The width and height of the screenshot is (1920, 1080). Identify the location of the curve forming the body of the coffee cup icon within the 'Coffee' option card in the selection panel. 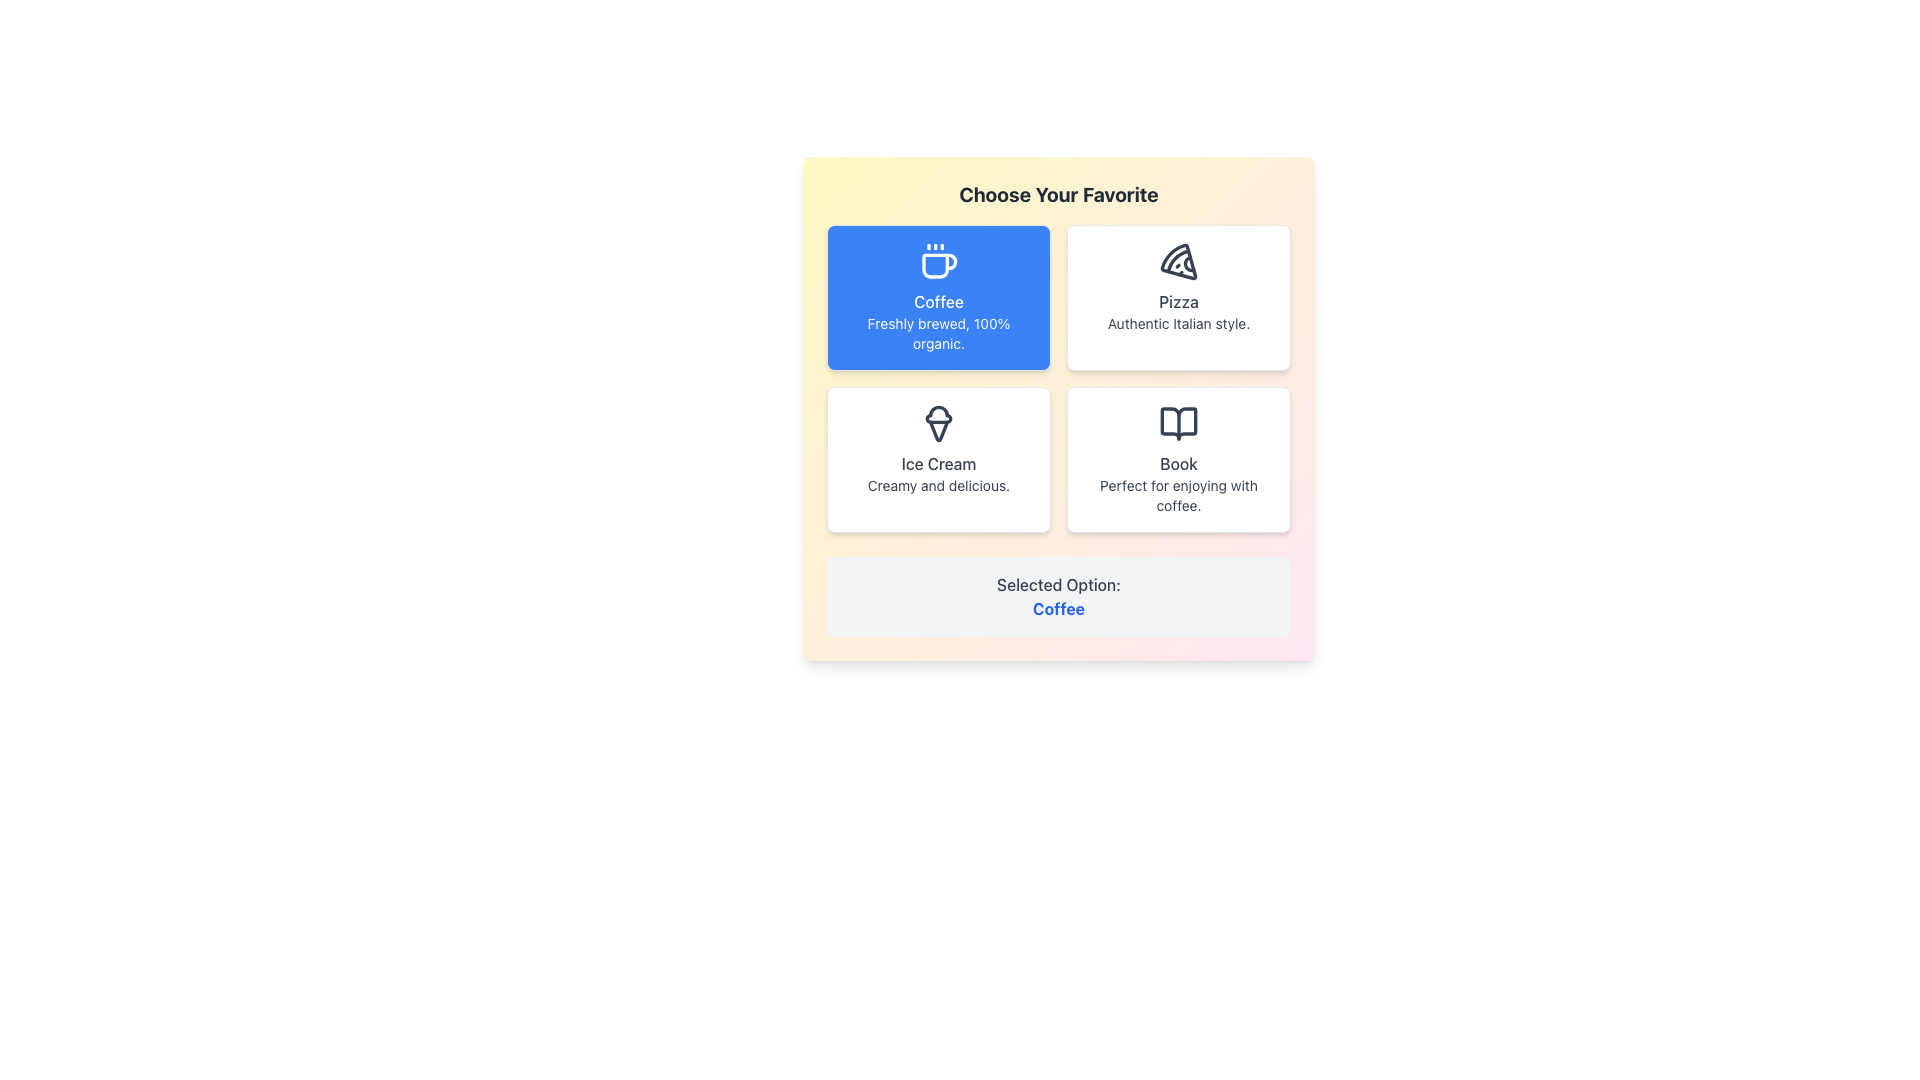
(938, 265).